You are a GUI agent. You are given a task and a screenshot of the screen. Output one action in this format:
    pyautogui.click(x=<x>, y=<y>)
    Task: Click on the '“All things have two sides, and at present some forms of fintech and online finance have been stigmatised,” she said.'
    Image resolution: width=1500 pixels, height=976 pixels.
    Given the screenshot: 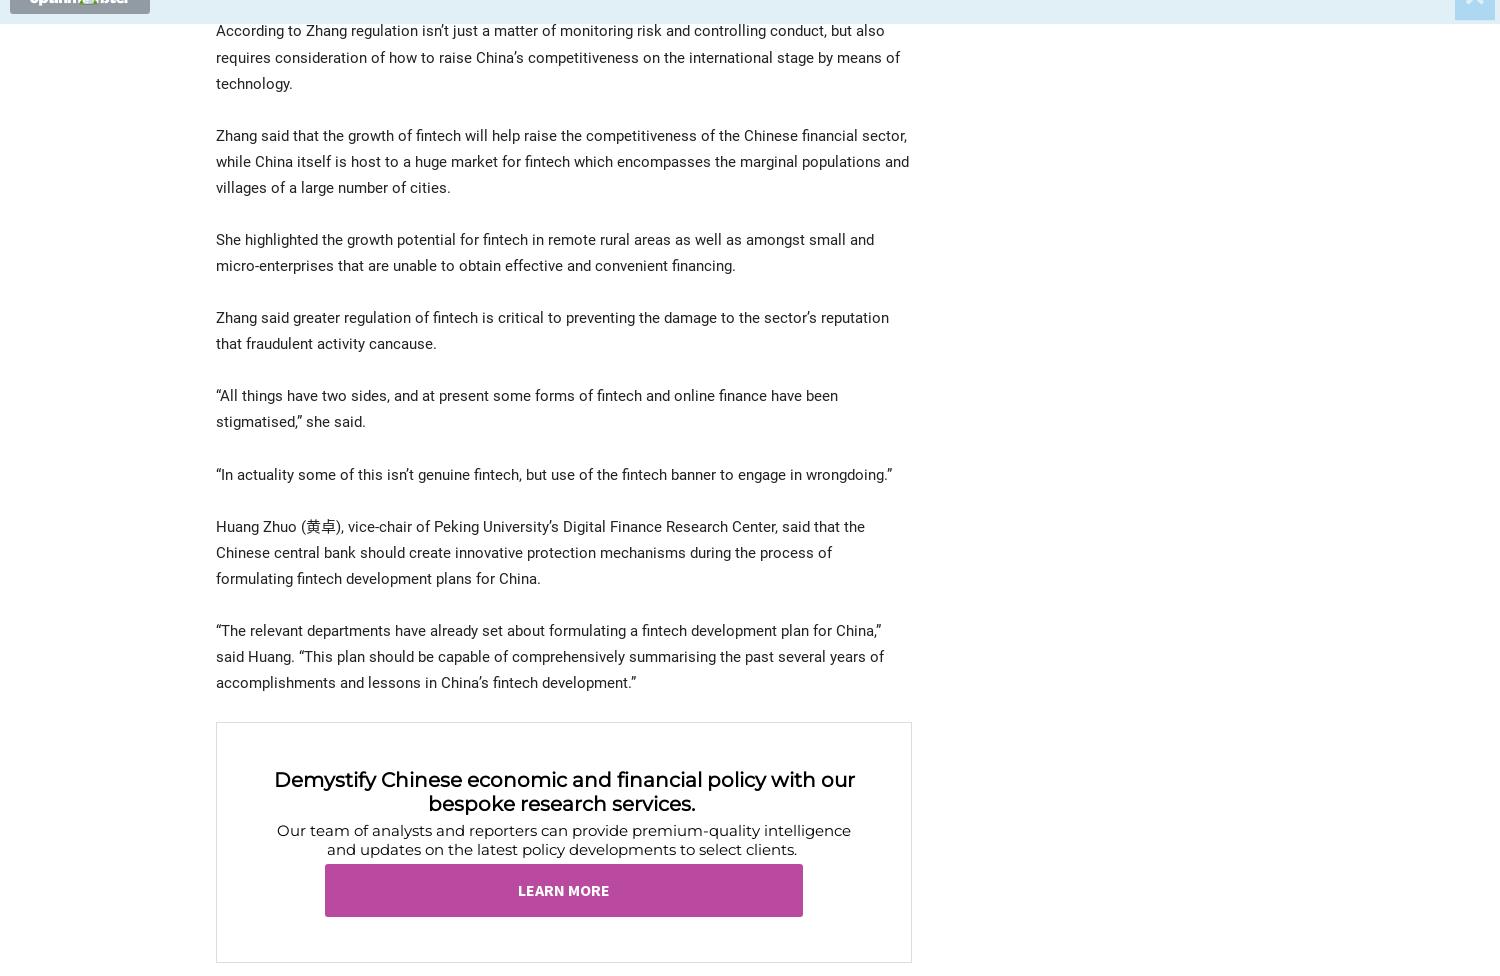 What is the action you would take?
    pyautogui.click(x=526, y=408)
    